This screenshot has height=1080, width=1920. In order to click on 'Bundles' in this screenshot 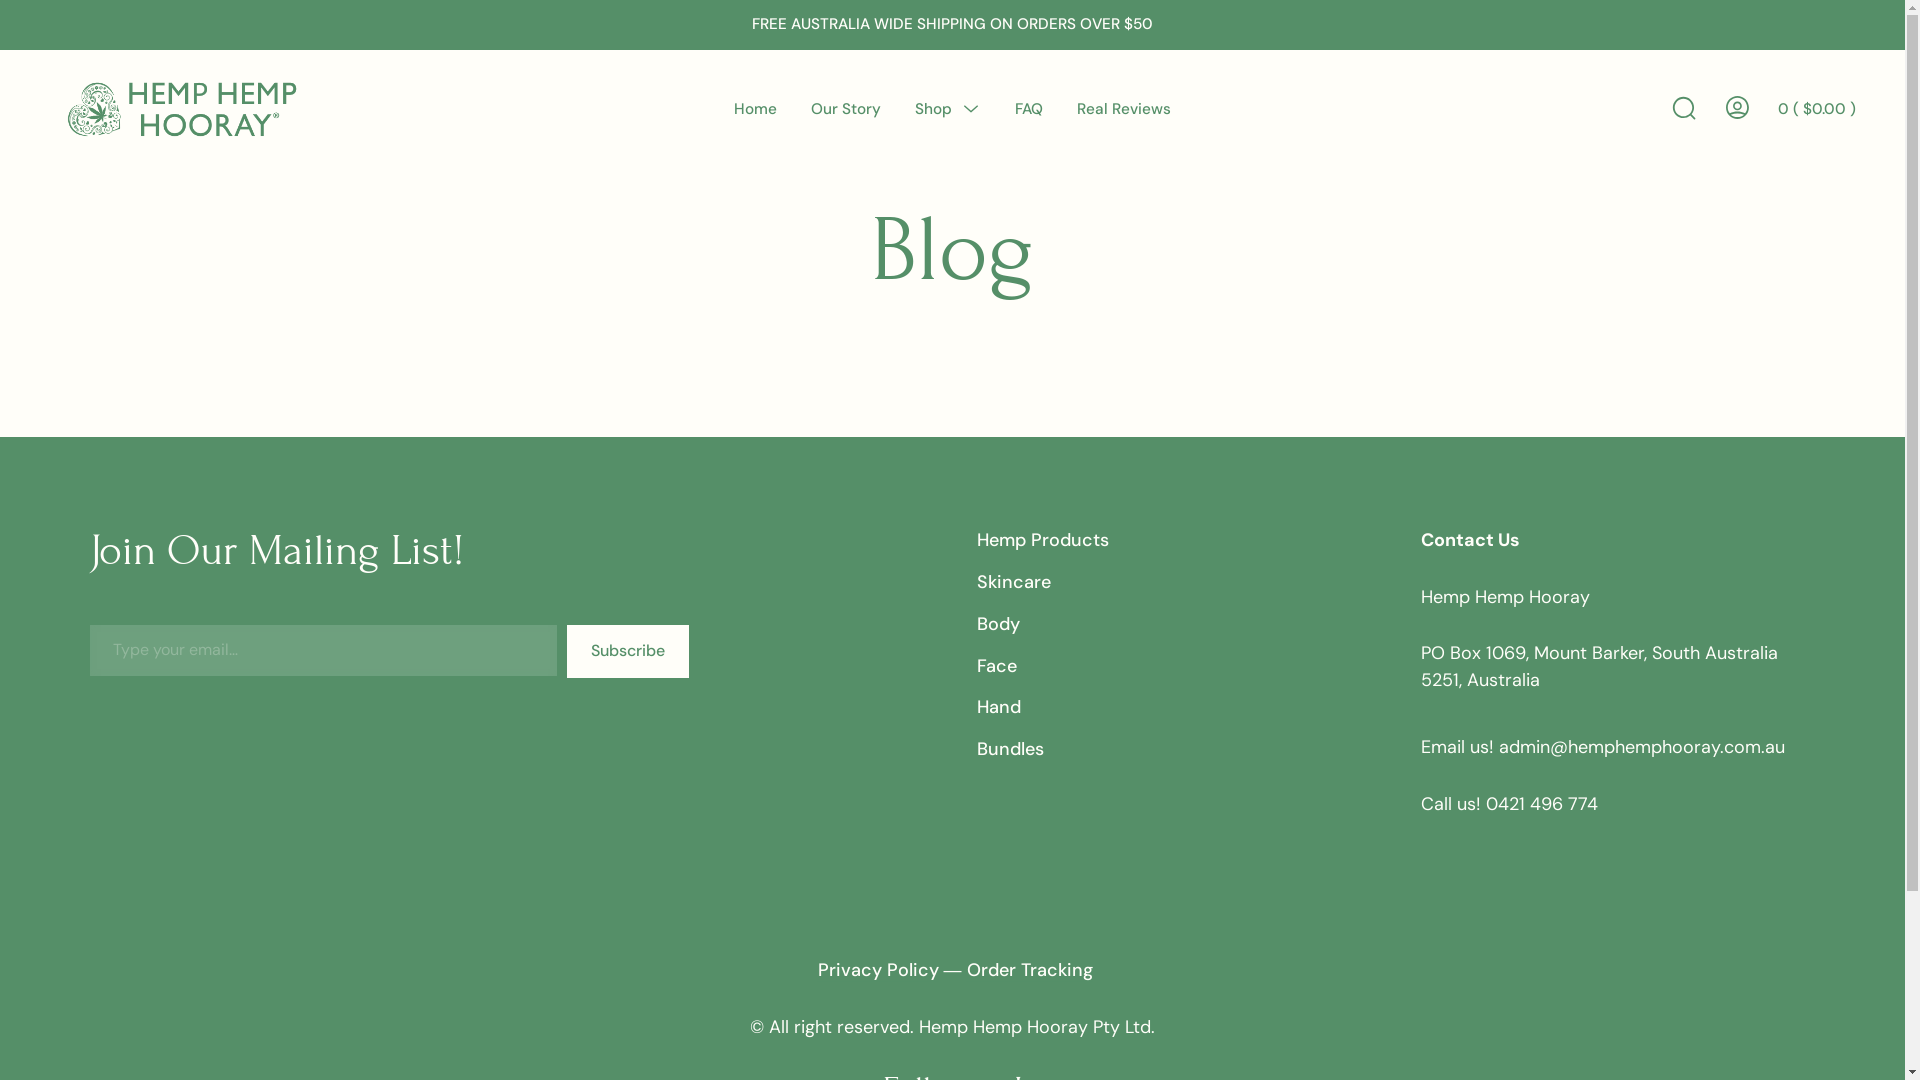, I will do `click(977, 748)`.